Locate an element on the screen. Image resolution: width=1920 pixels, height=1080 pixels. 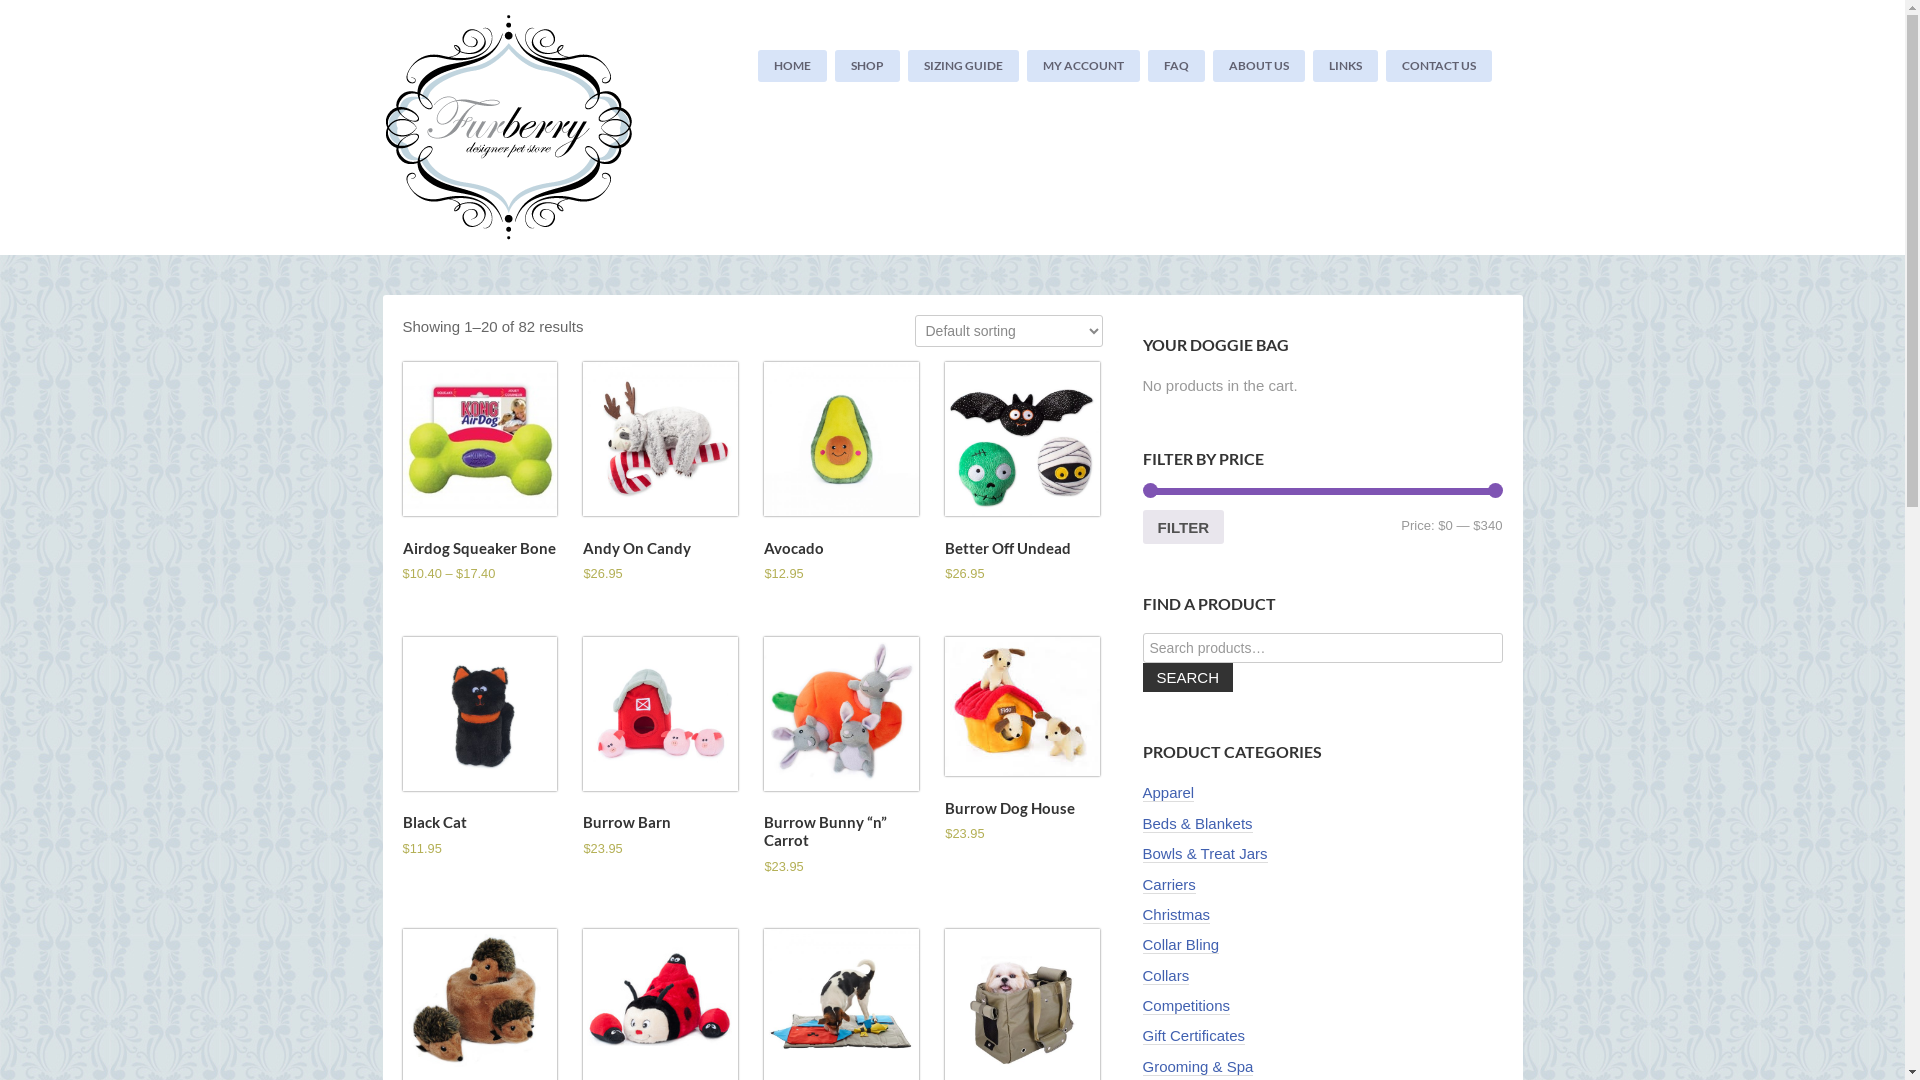
'Beds & Blankets' is located at coordinates (1196, 824).